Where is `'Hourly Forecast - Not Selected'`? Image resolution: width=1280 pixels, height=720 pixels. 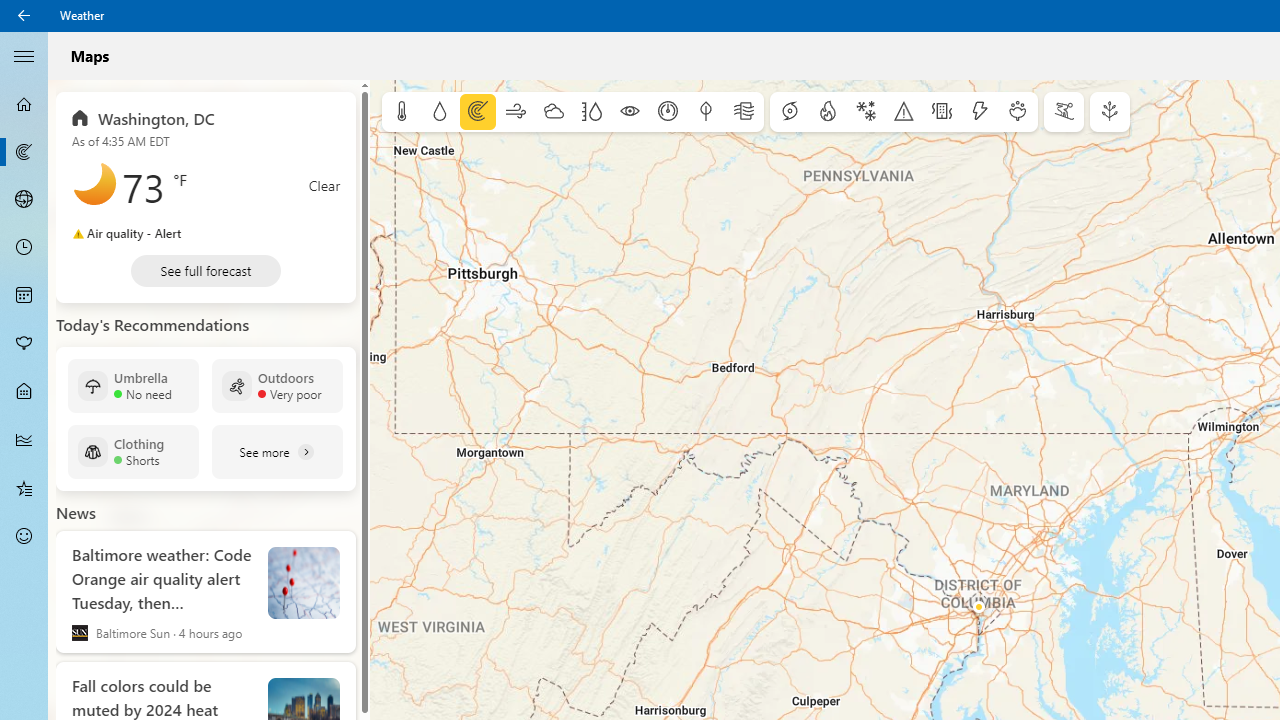 'Hourly Forecast - Not Selected' is located at coordinates (24, 247).